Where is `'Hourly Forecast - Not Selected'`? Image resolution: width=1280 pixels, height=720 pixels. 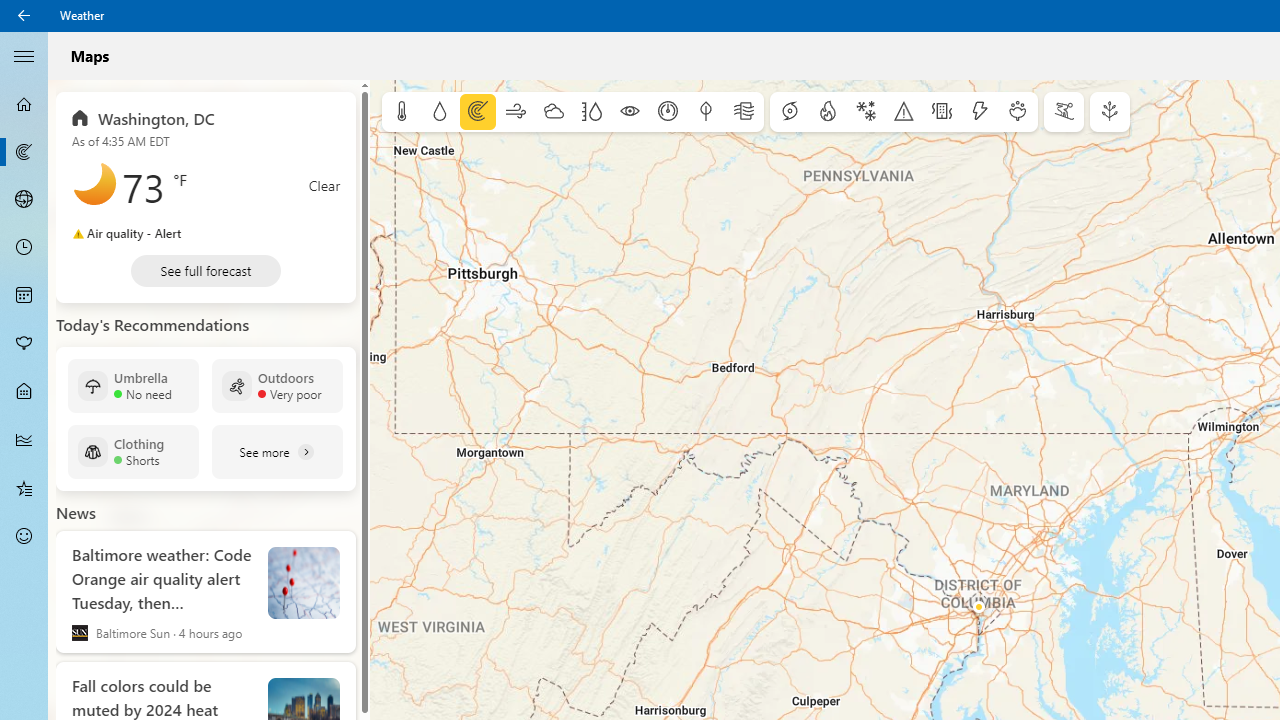 'Hourly Forecast - Not Selected' is located at coordinates (24, 247).